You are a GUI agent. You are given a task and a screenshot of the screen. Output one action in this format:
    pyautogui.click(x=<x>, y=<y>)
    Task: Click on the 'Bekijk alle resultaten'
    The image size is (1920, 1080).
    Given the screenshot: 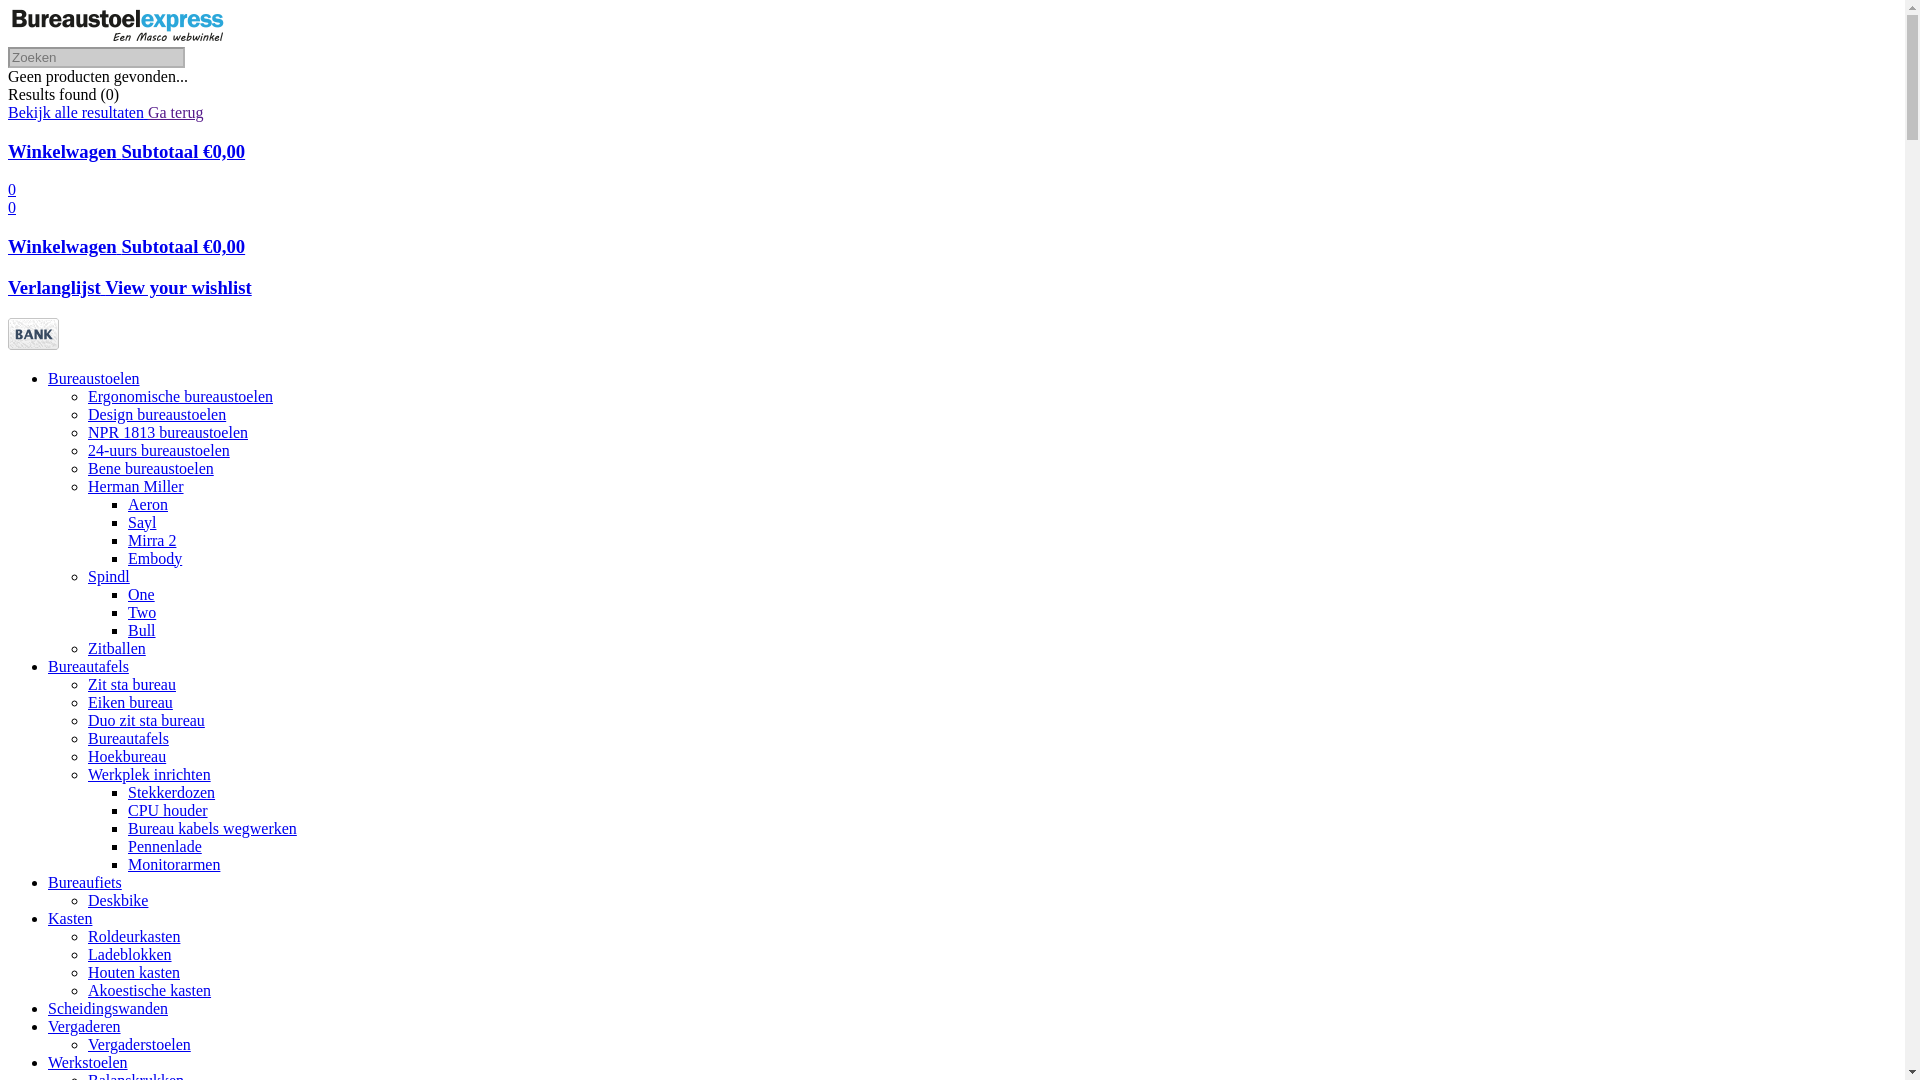 What is the action you would take?
    pyautogui.click(x=77, y=112)
    